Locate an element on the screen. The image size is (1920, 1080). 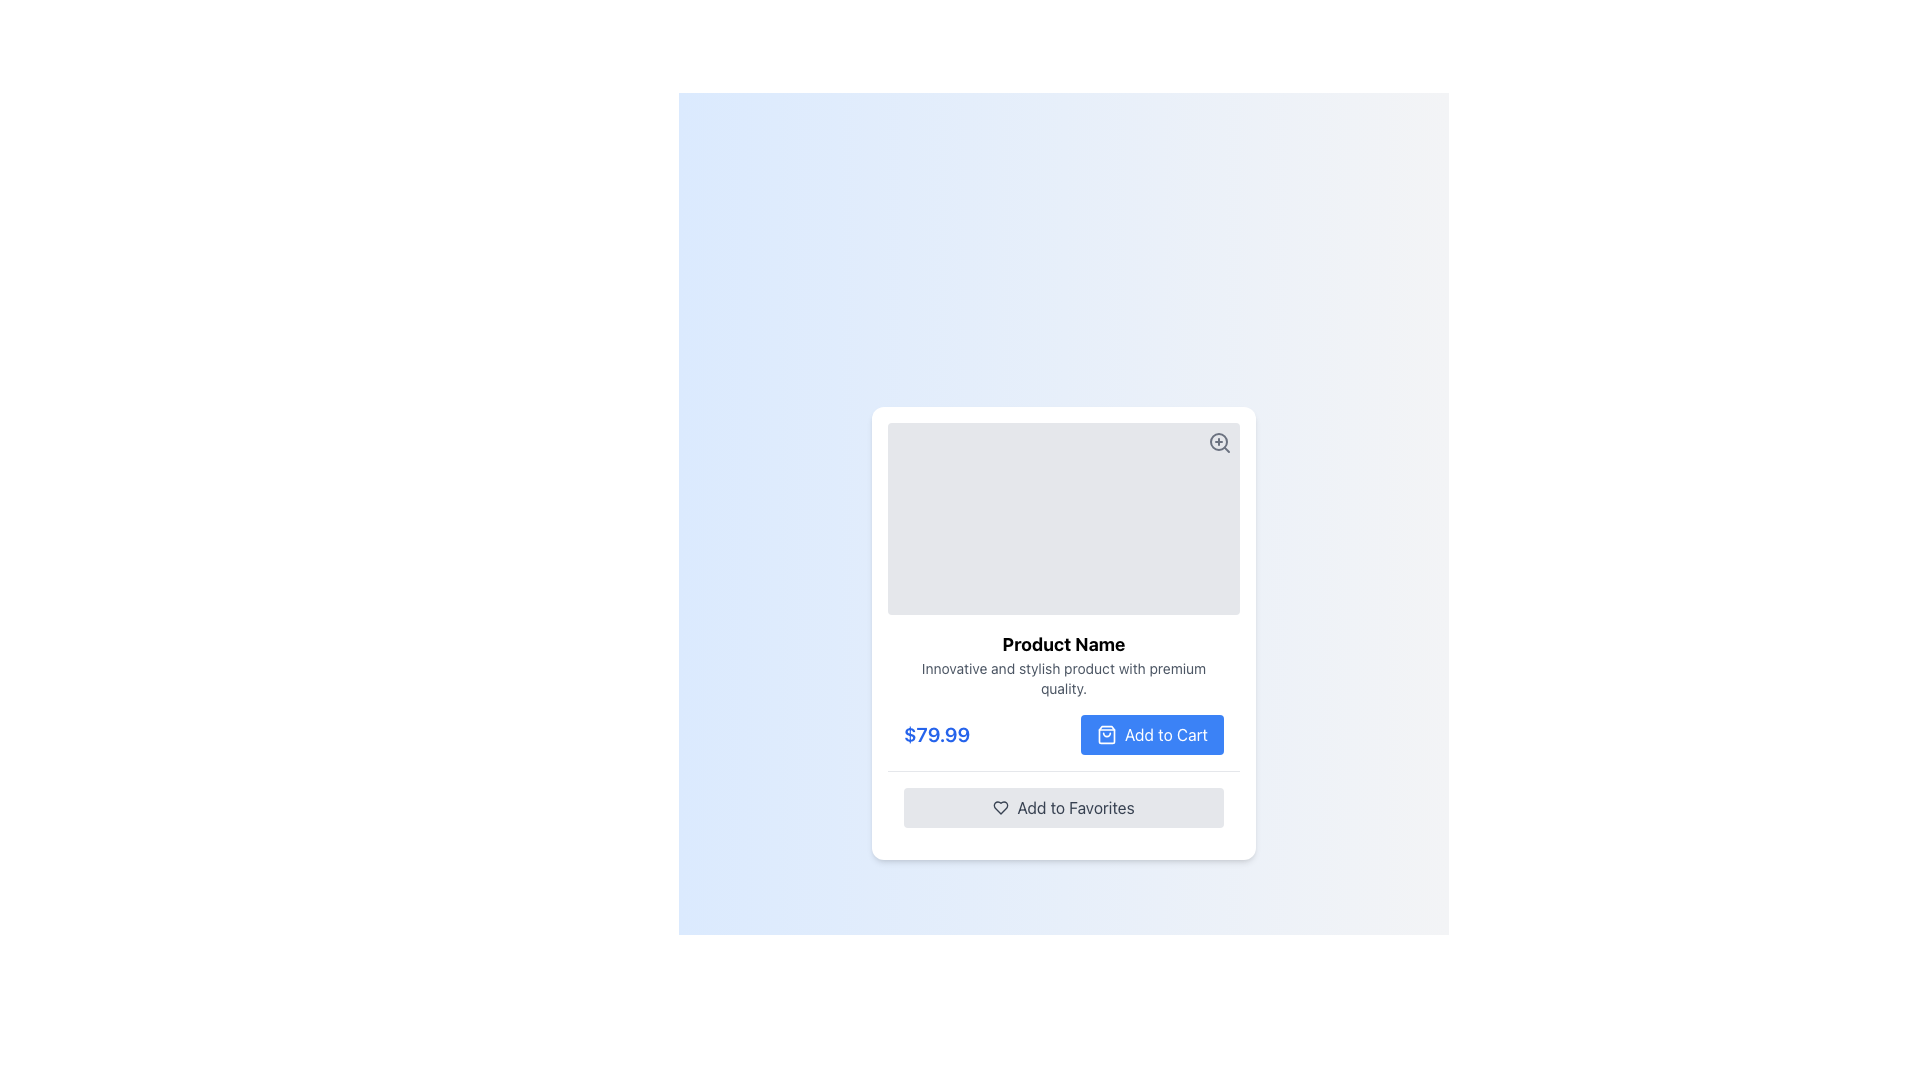
the 'Add to Favorites' icon located to the left of the text within the 'Add to Favorites' button at the bottom of the product card is located at coordinates (1001, 806).